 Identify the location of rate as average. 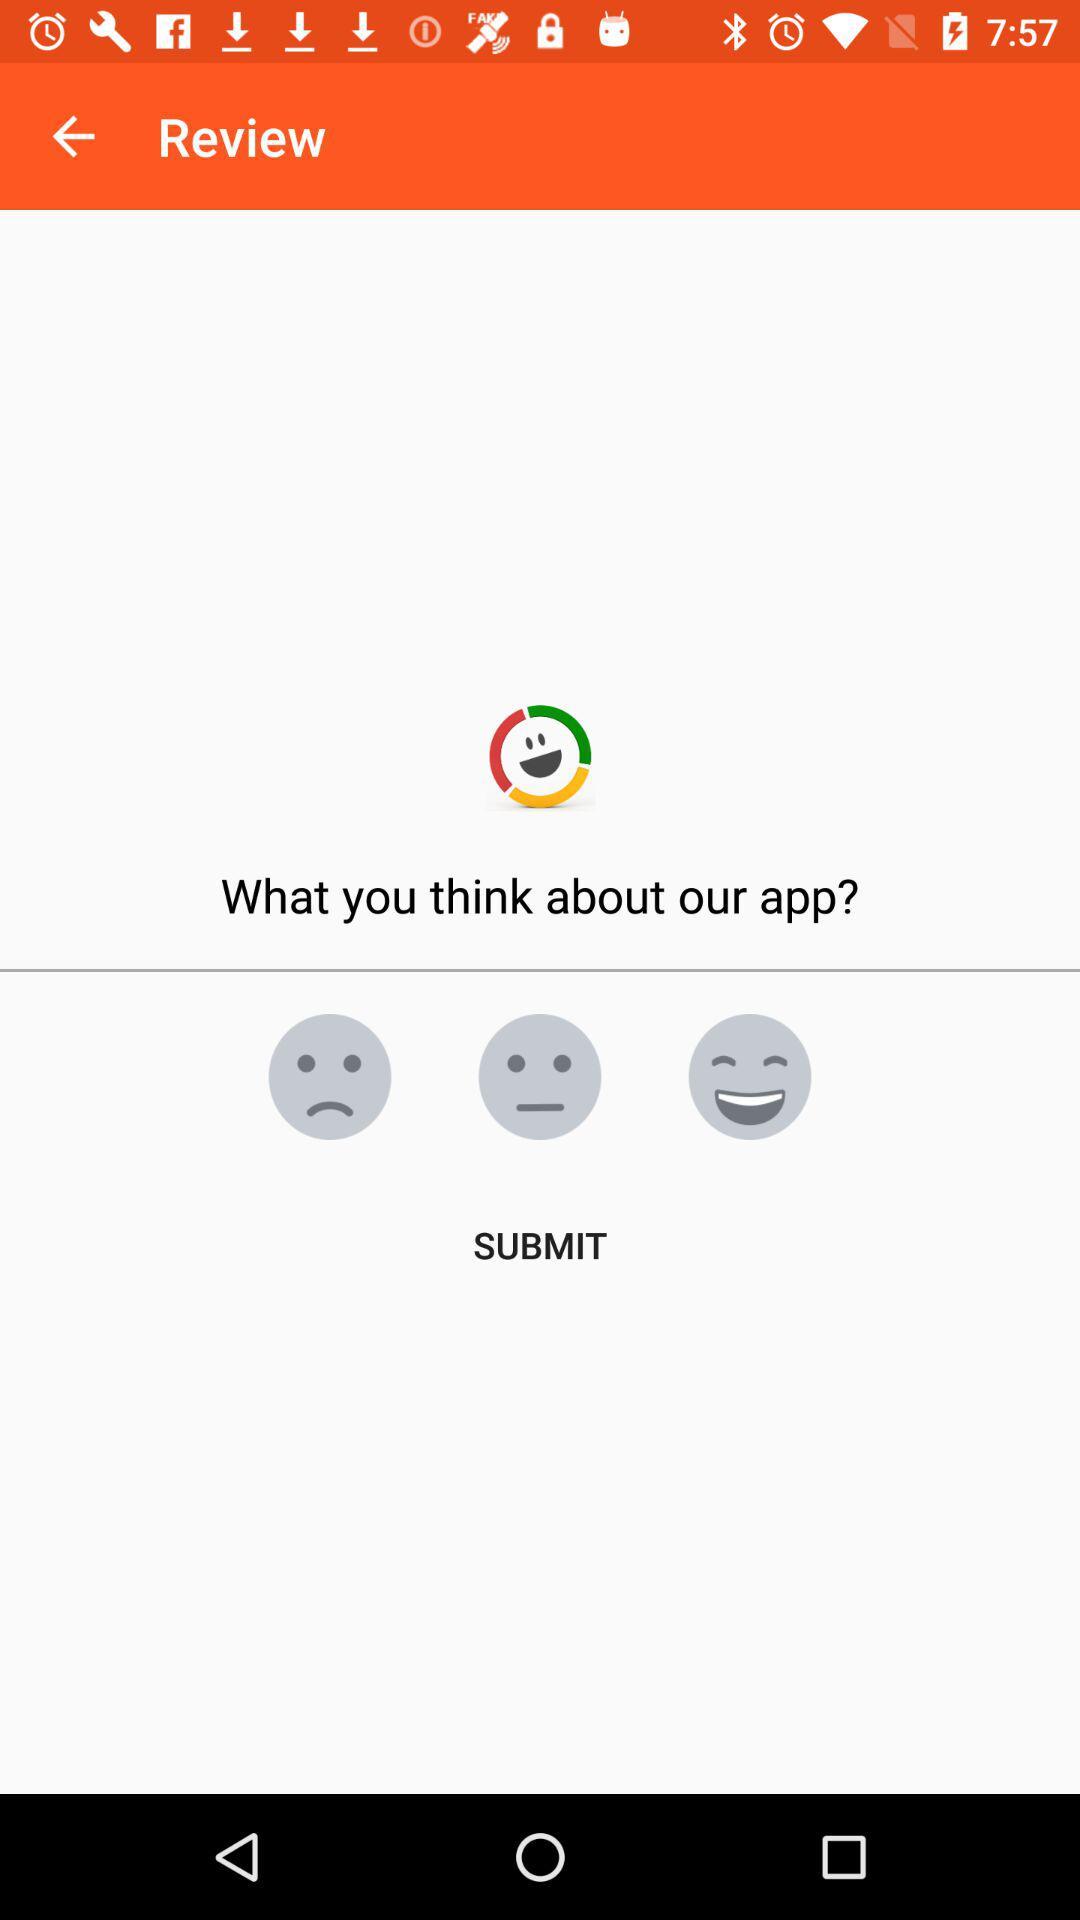
(540, 1075).